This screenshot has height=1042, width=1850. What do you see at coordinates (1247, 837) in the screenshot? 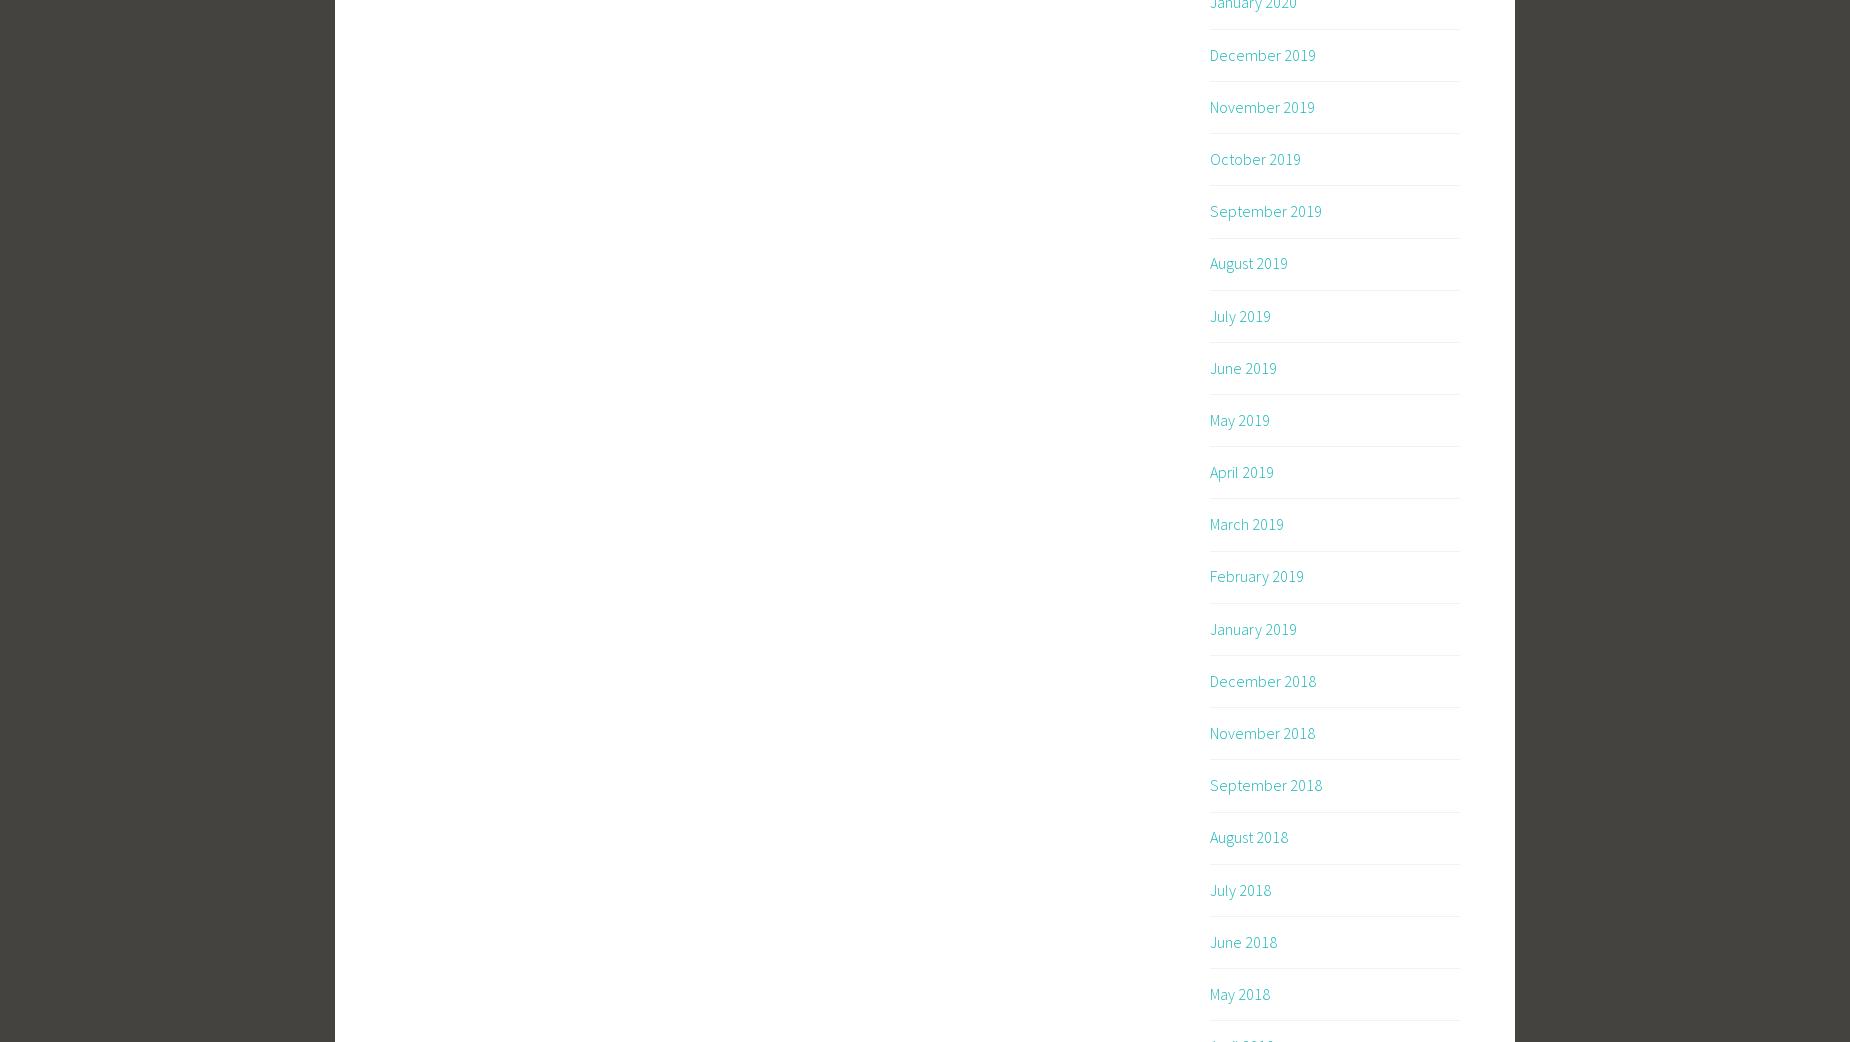
I see `'August 2018'` at bounding box center [1247, 837].